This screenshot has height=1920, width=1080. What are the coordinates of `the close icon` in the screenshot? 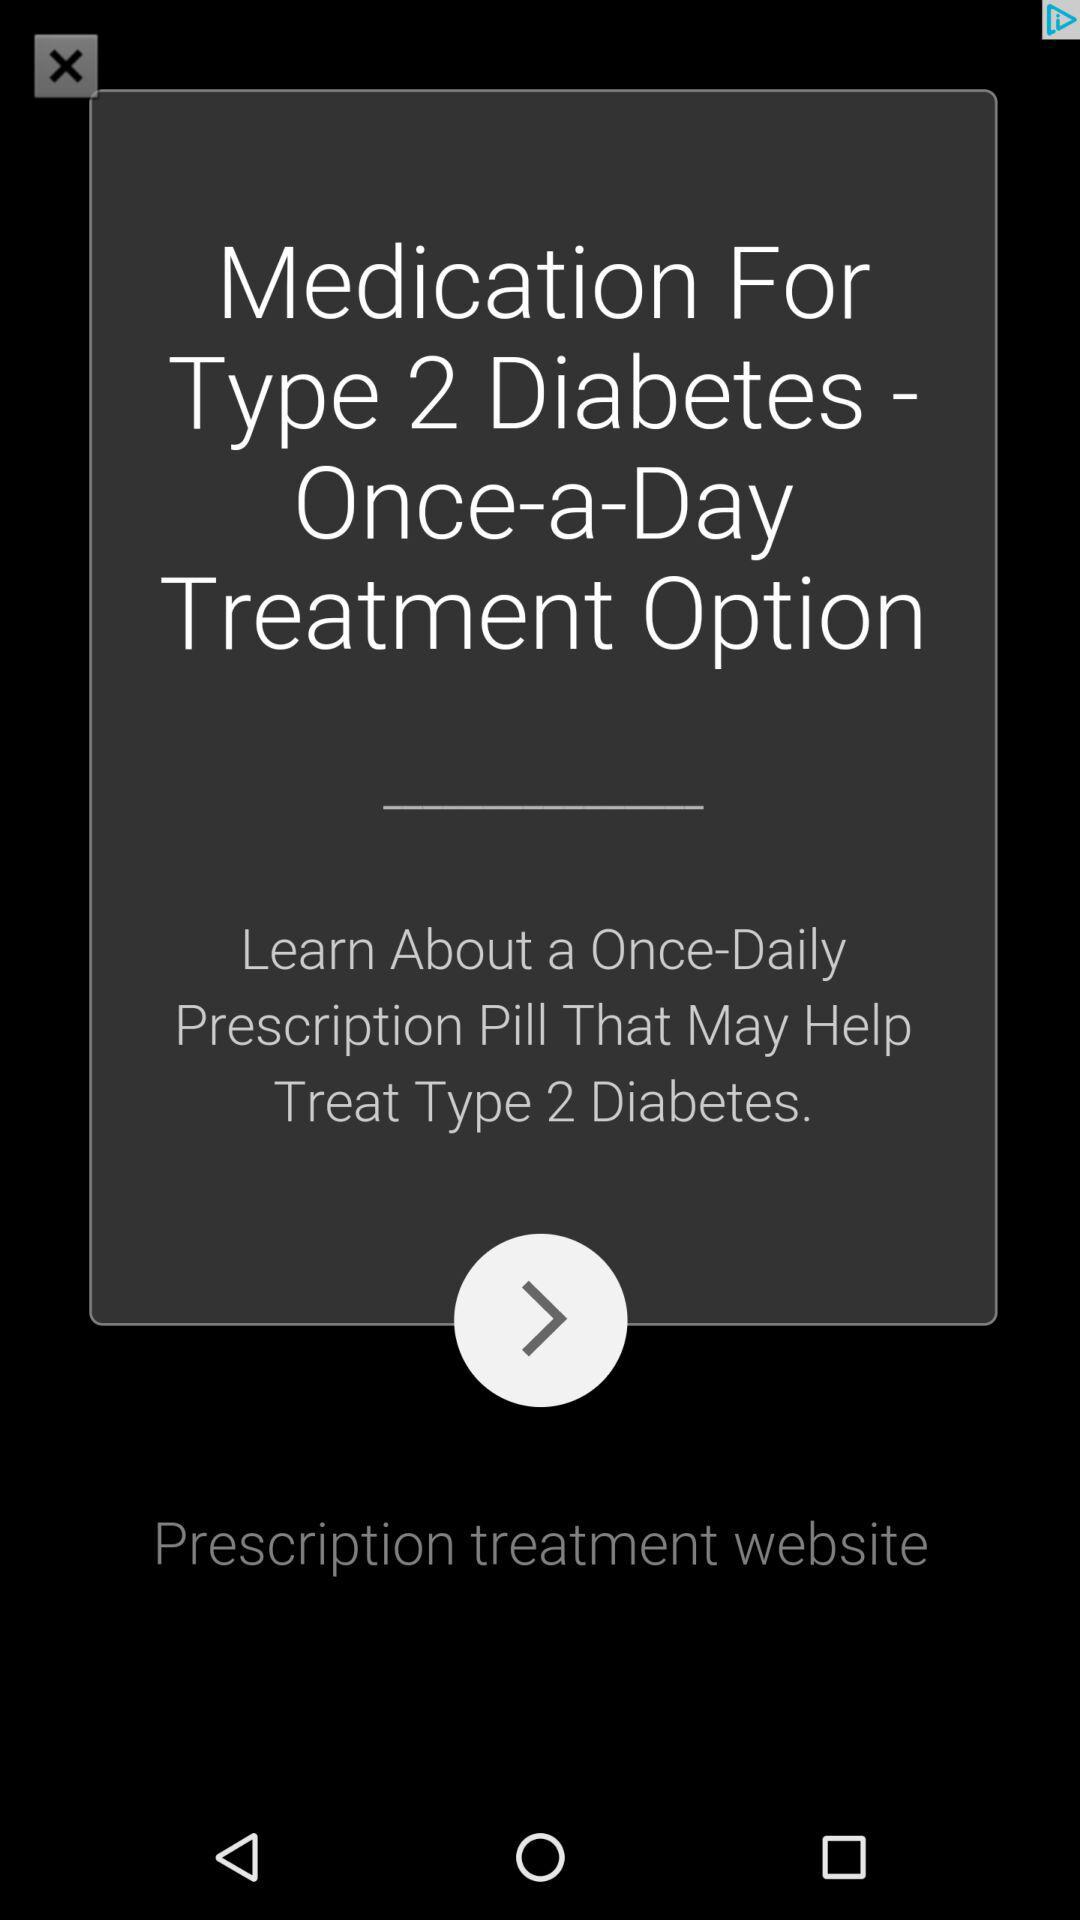 It's located at (64, 70).